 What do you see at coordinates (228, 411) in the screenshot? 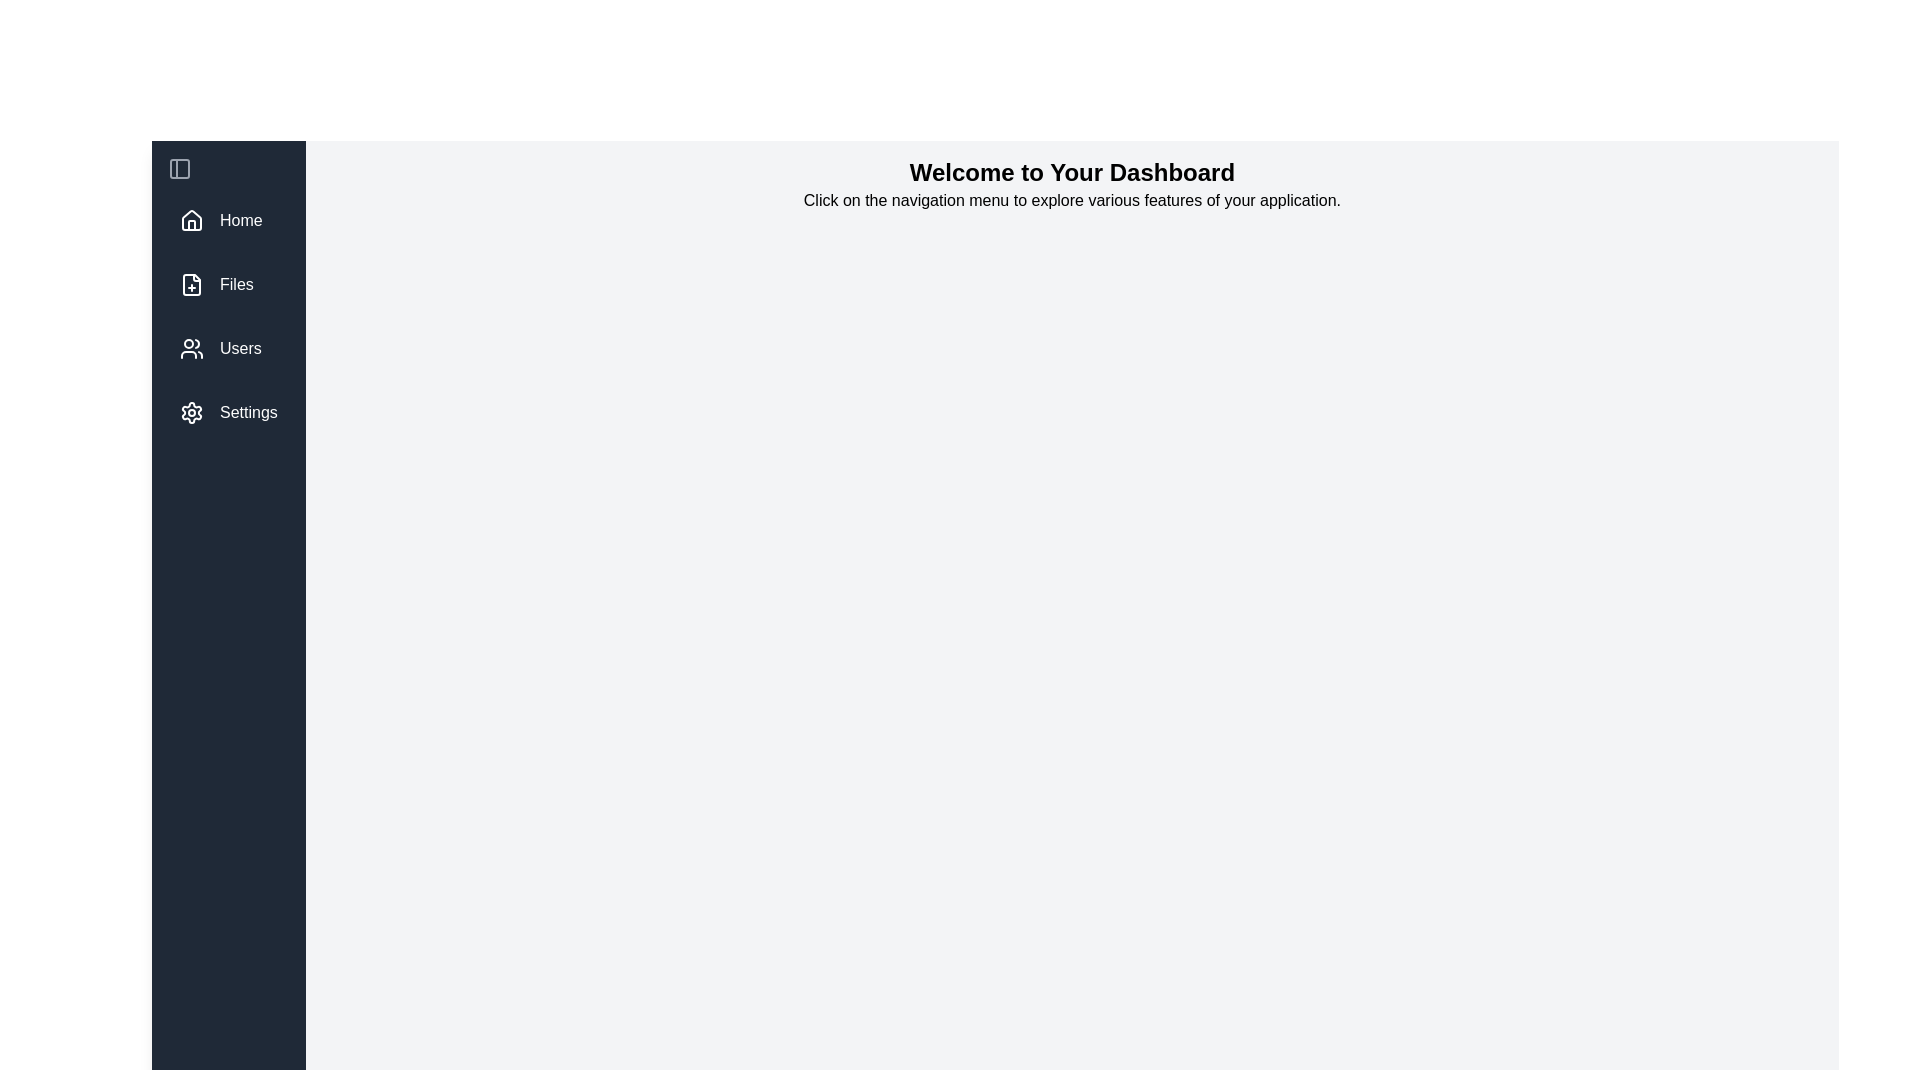
I see `the fourth item in the vertical navigation menu on the left side` at bounding box center [228, 411].